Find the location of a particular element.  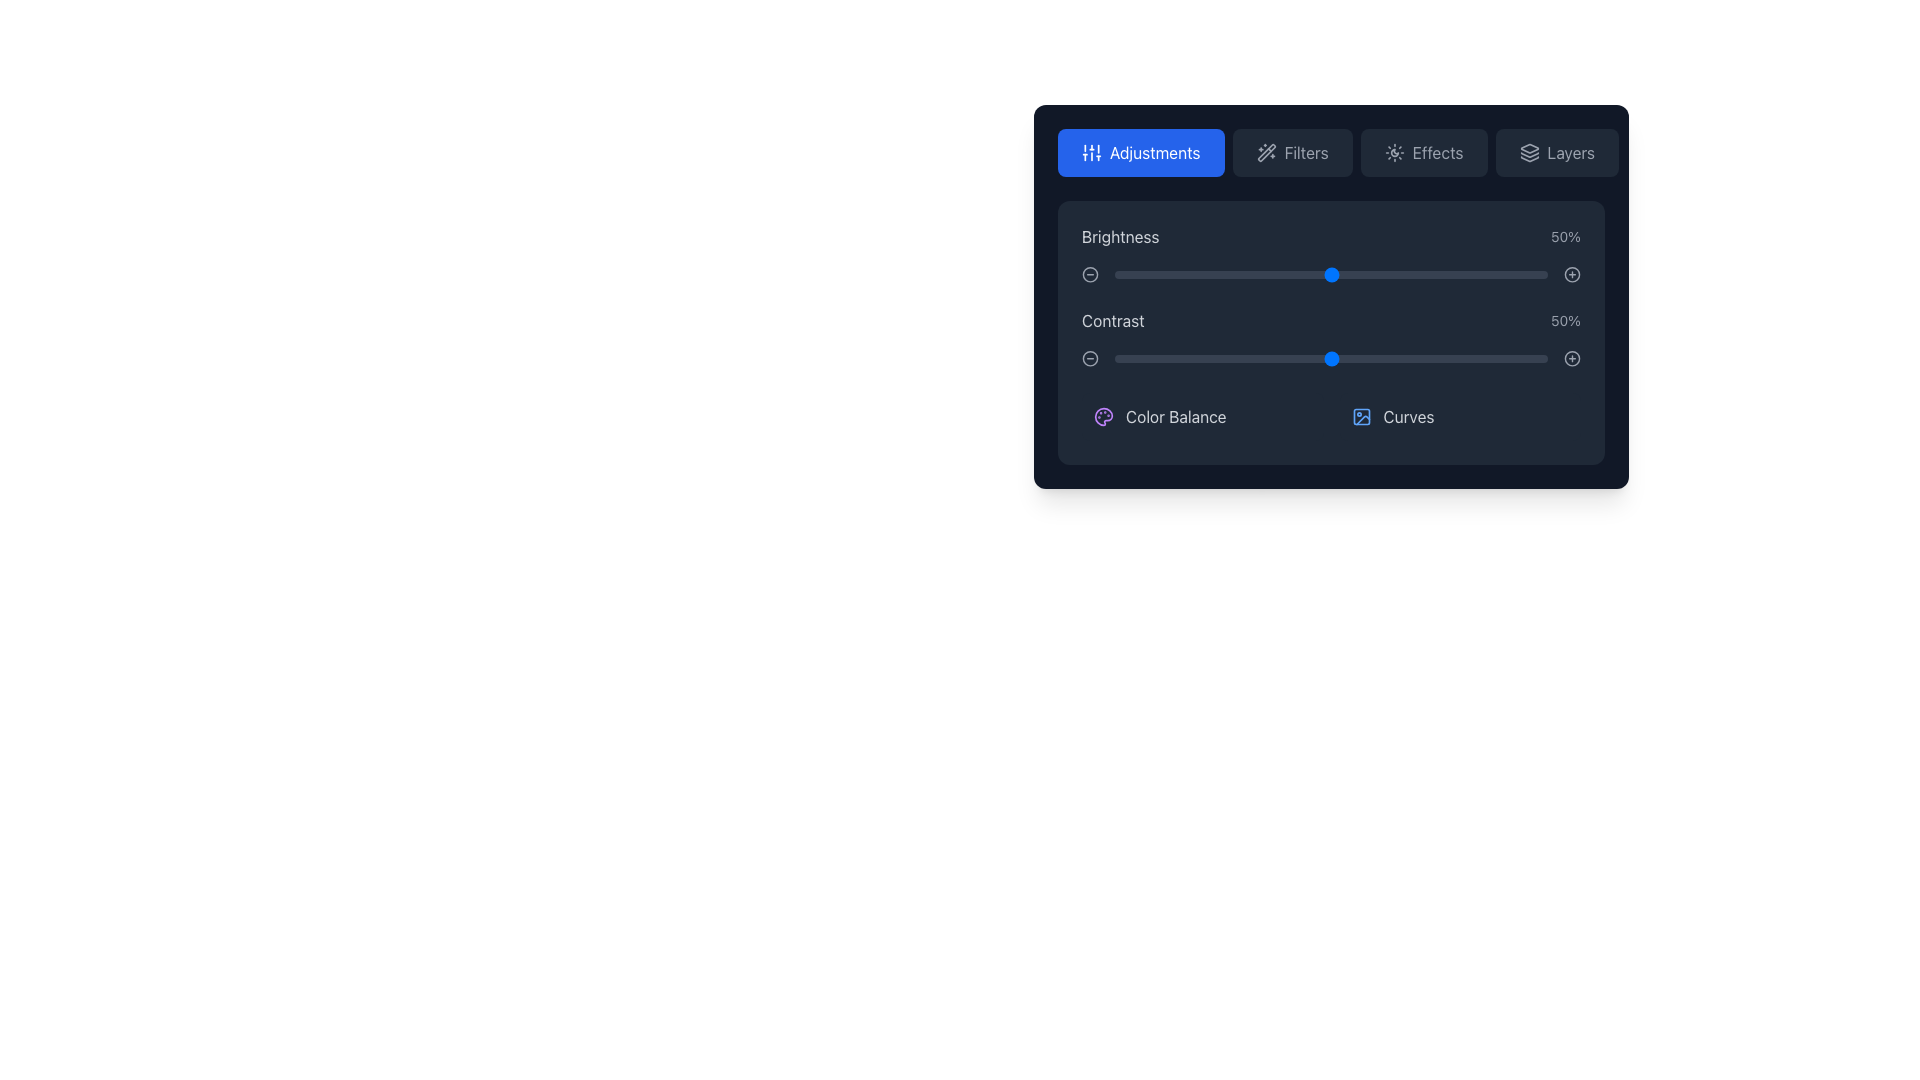

the wand with sparkles graphical icon located at the top-right corner of the toolbar is located at coordinates (1265, 152).